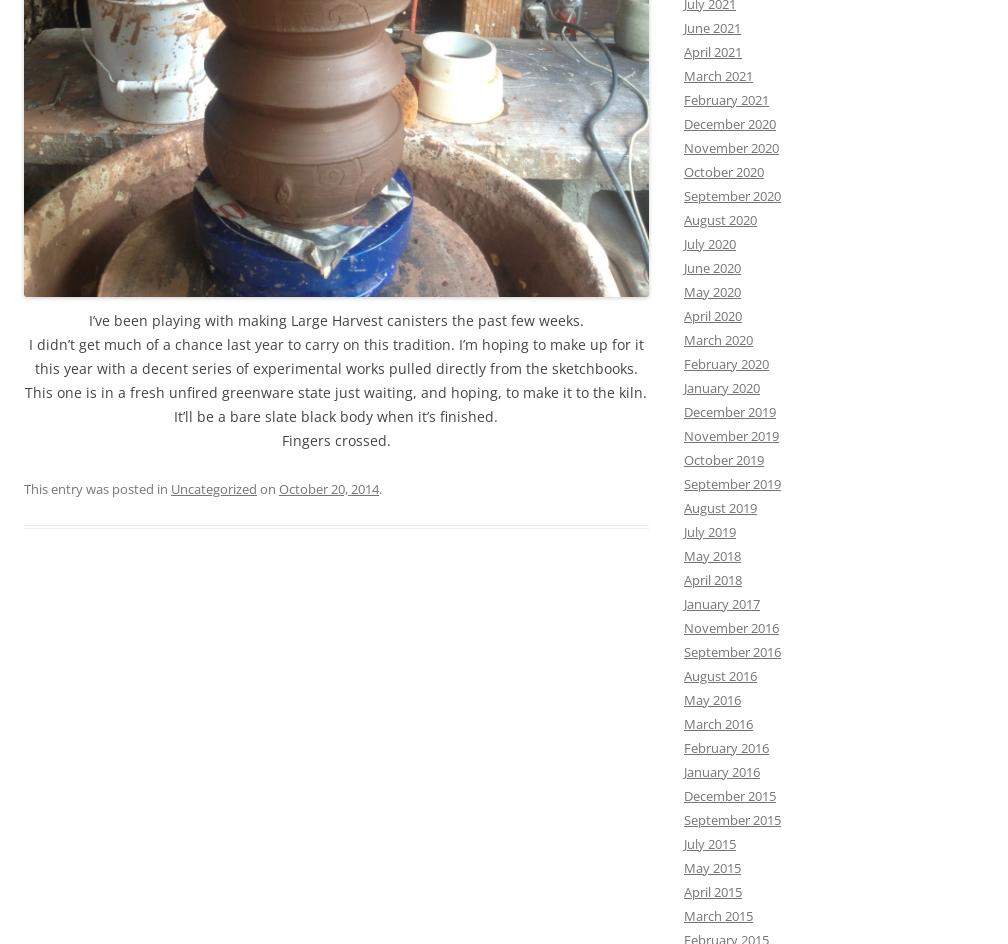  Describe the element at coordinates (732, 483) in the screenshot. I see `'September 2019'` at that location.